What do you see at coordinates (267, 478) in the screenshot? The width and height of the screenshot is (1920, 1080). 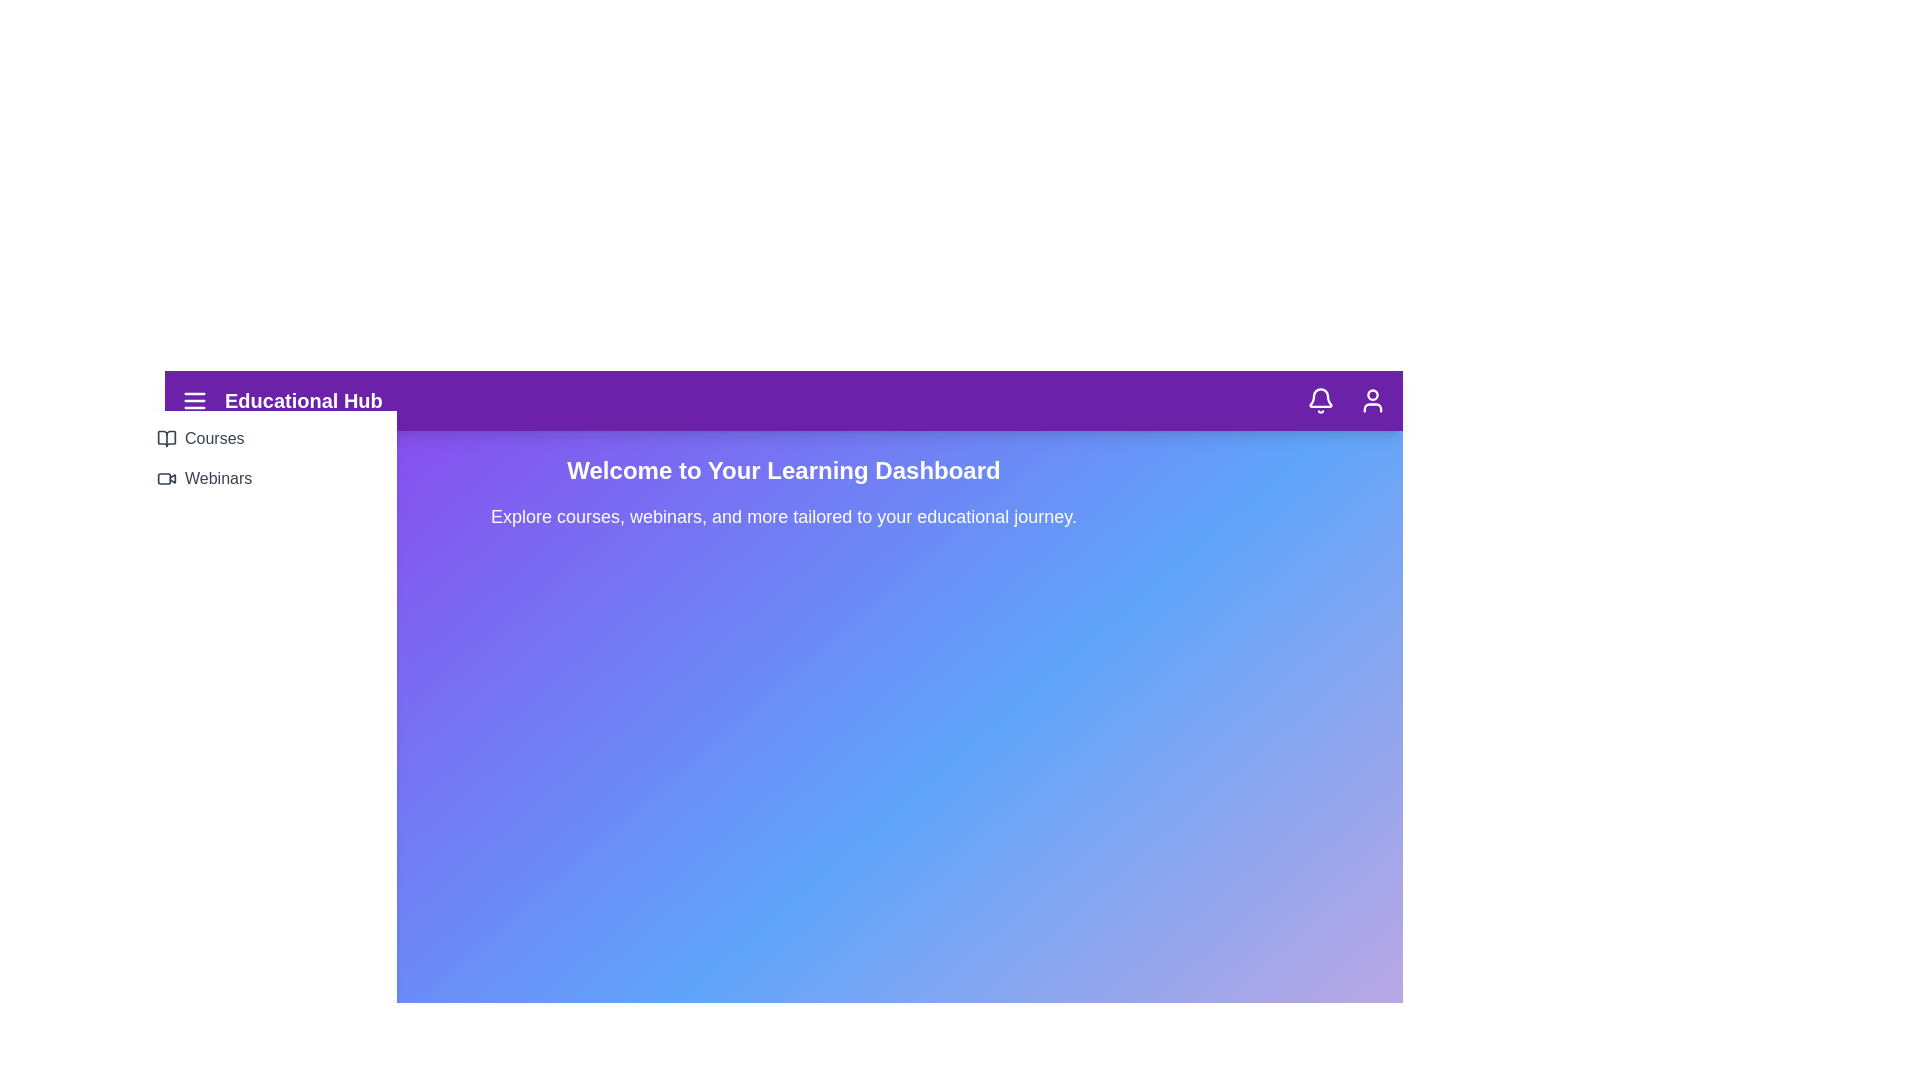 I see `the 'Webinars' link in the sidebar to navigate to the 'Webinars' section` at bounding box center [267, 478].